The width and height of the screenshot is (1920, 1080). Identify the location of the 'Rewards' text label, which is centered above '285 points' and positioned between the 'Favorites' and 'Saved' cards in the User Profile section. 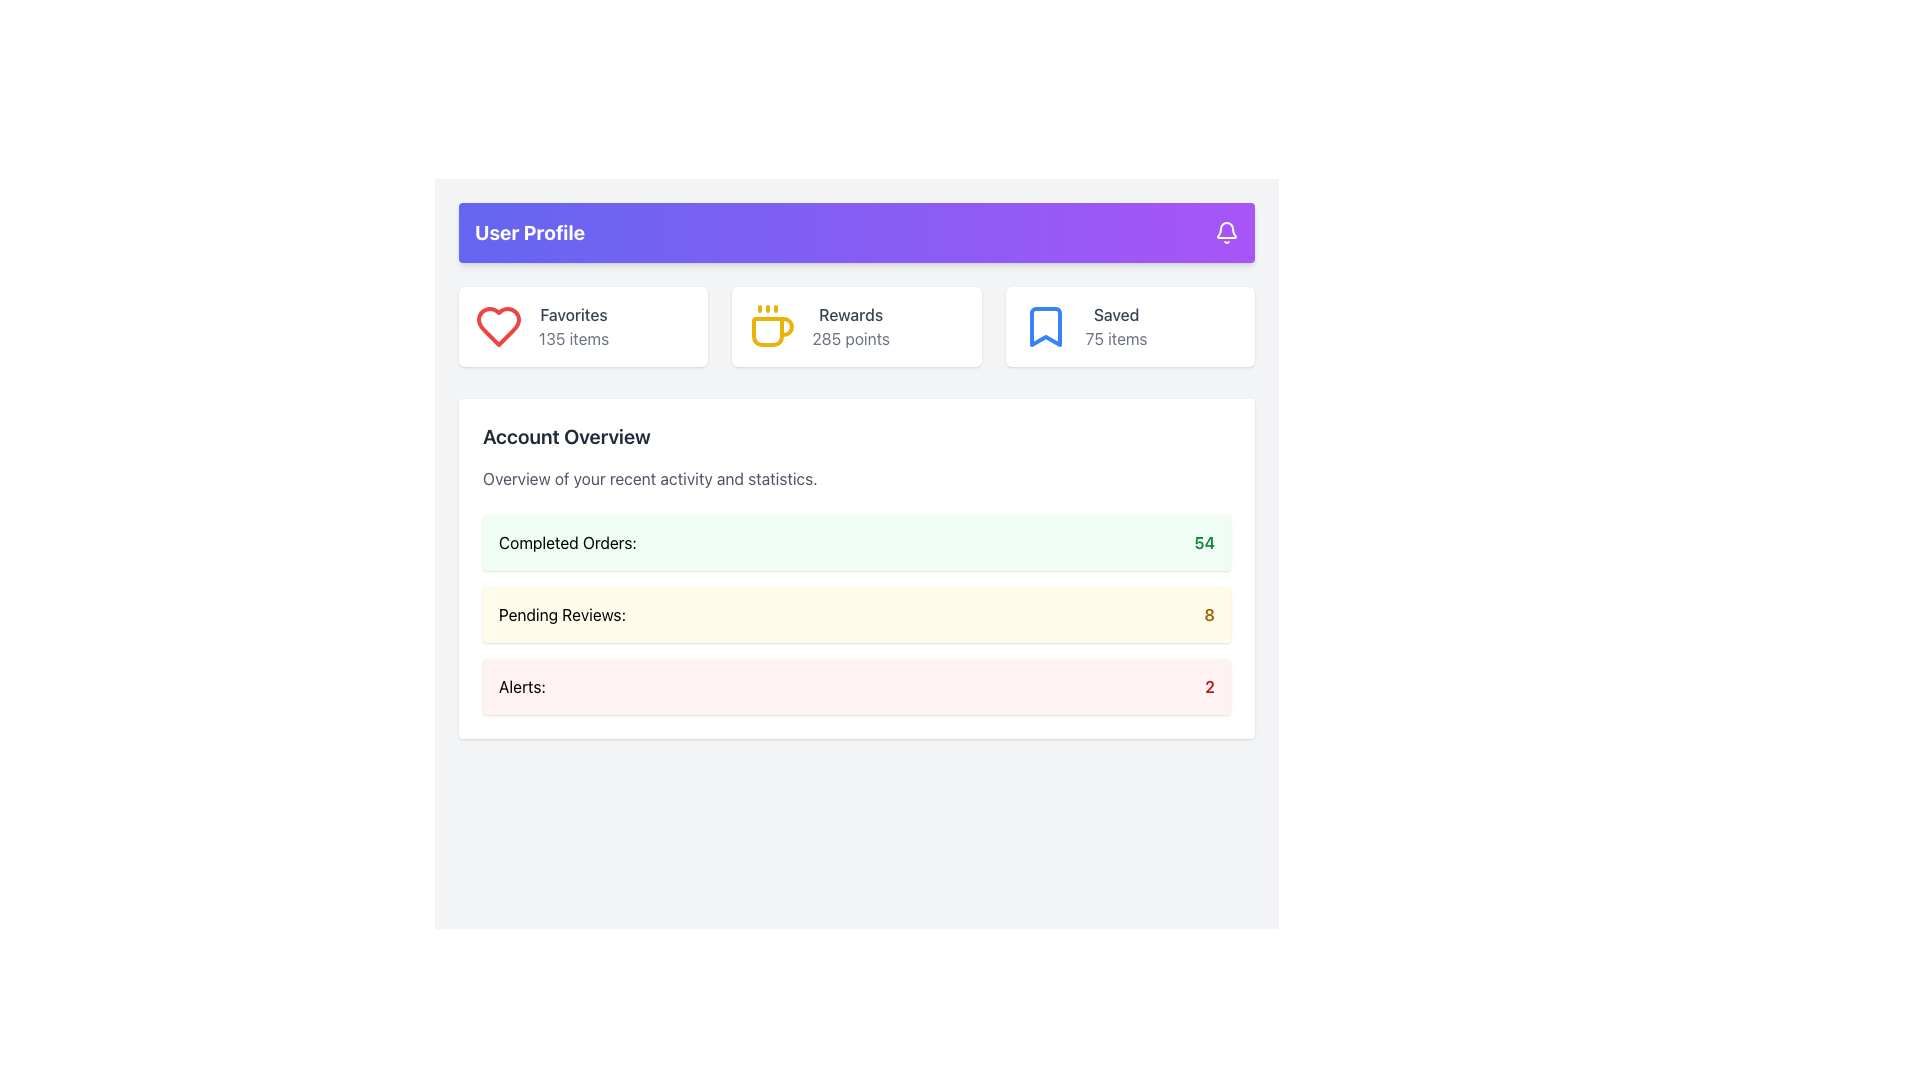
(851, 326).